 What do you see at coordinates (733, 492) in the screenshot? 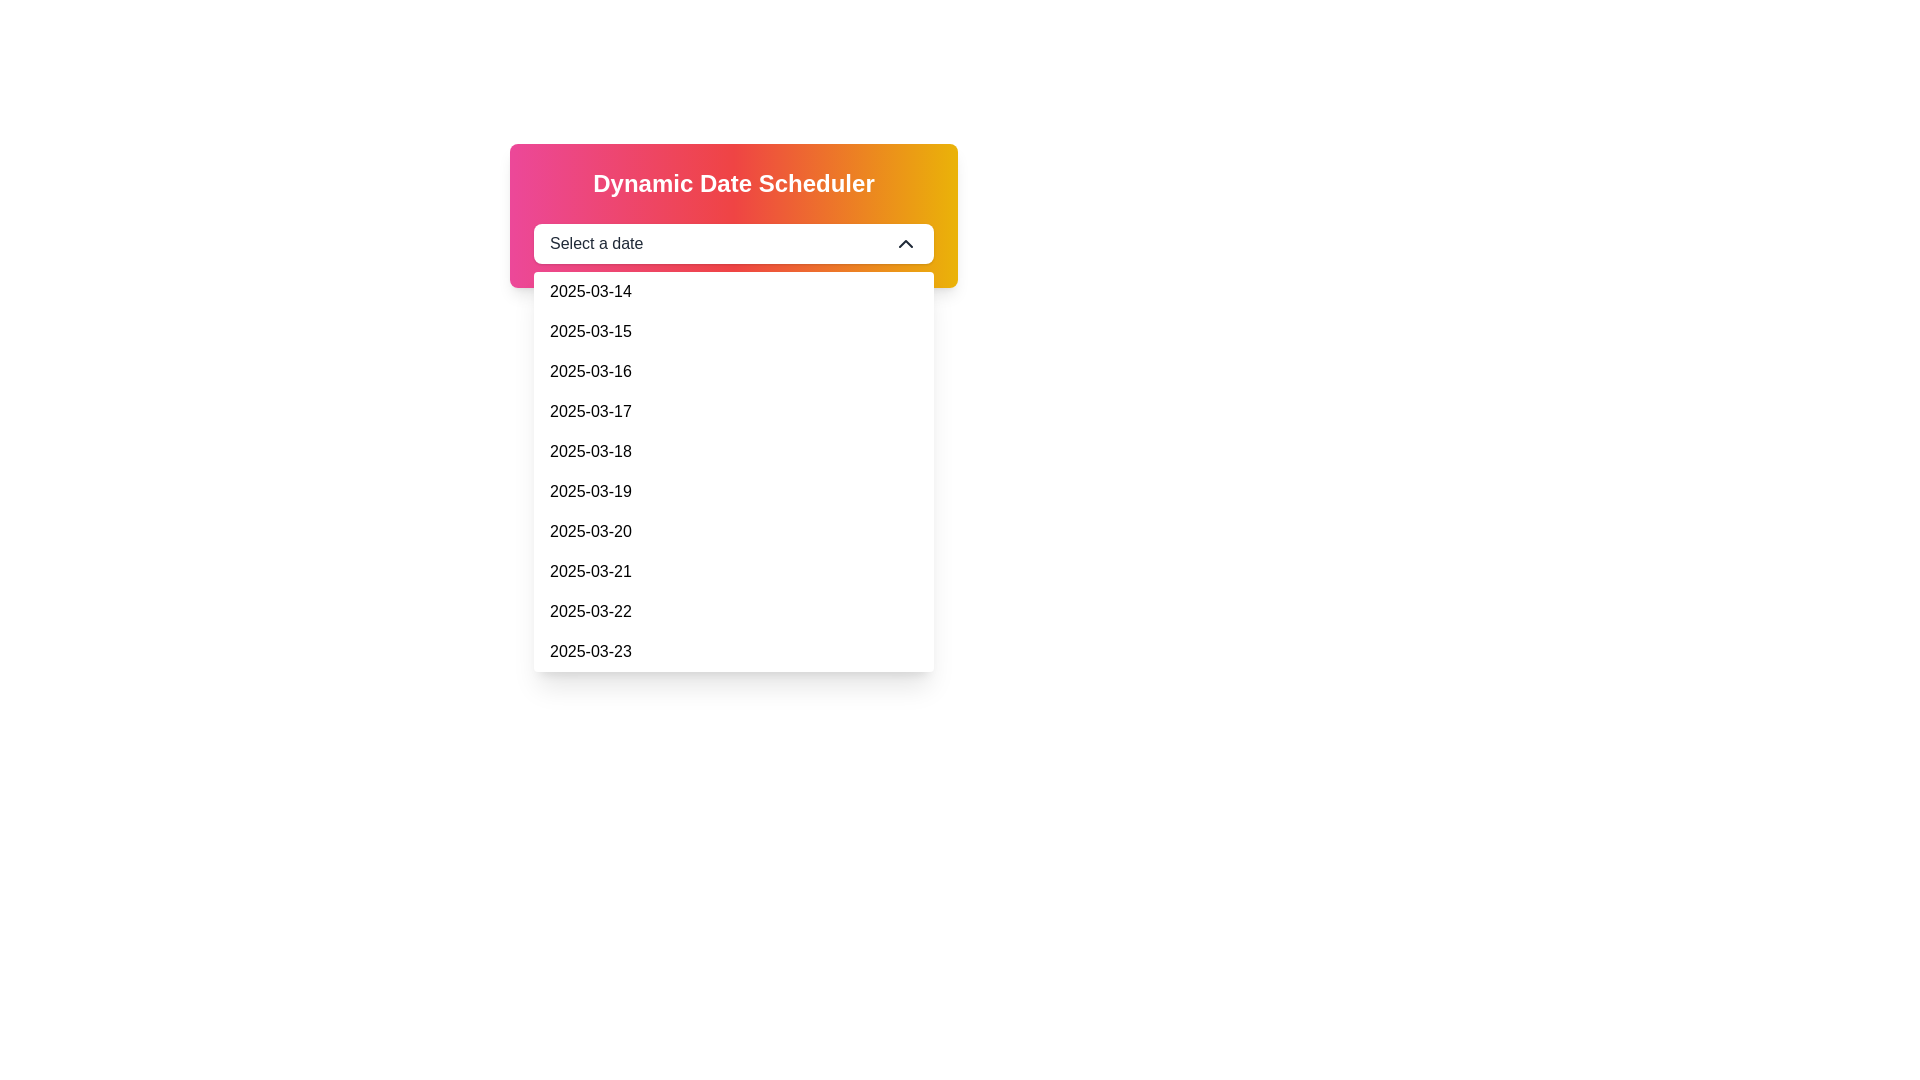
I see `the sixth list item in the dropdown menu displaying the date '2025-03-19'` at bounding box center [733, 492].